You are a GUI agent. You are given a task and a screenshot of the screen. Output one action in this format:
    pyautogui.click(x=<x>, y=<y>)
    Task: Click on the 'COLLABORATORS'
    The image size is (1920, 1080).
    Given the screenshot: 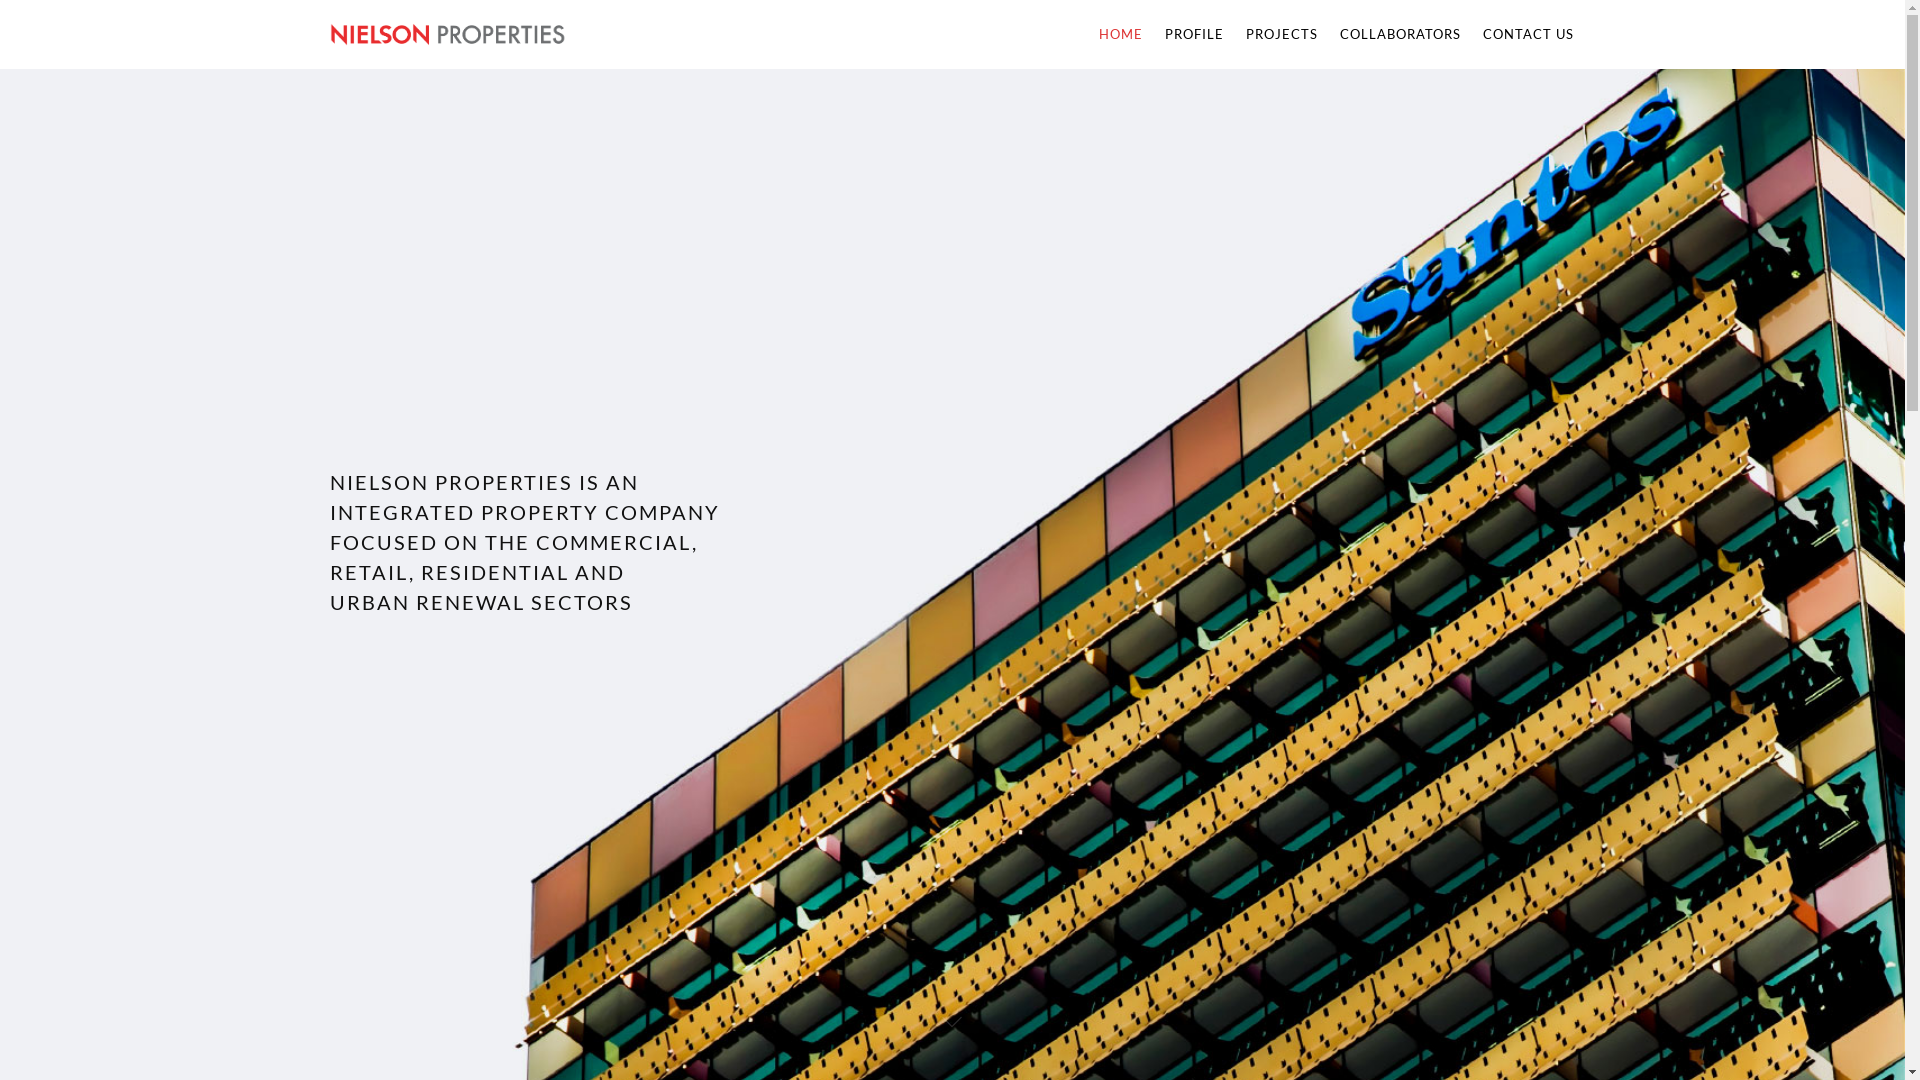 What is the action you would take?
    pyautogui.click(x=1329, y=34)
    